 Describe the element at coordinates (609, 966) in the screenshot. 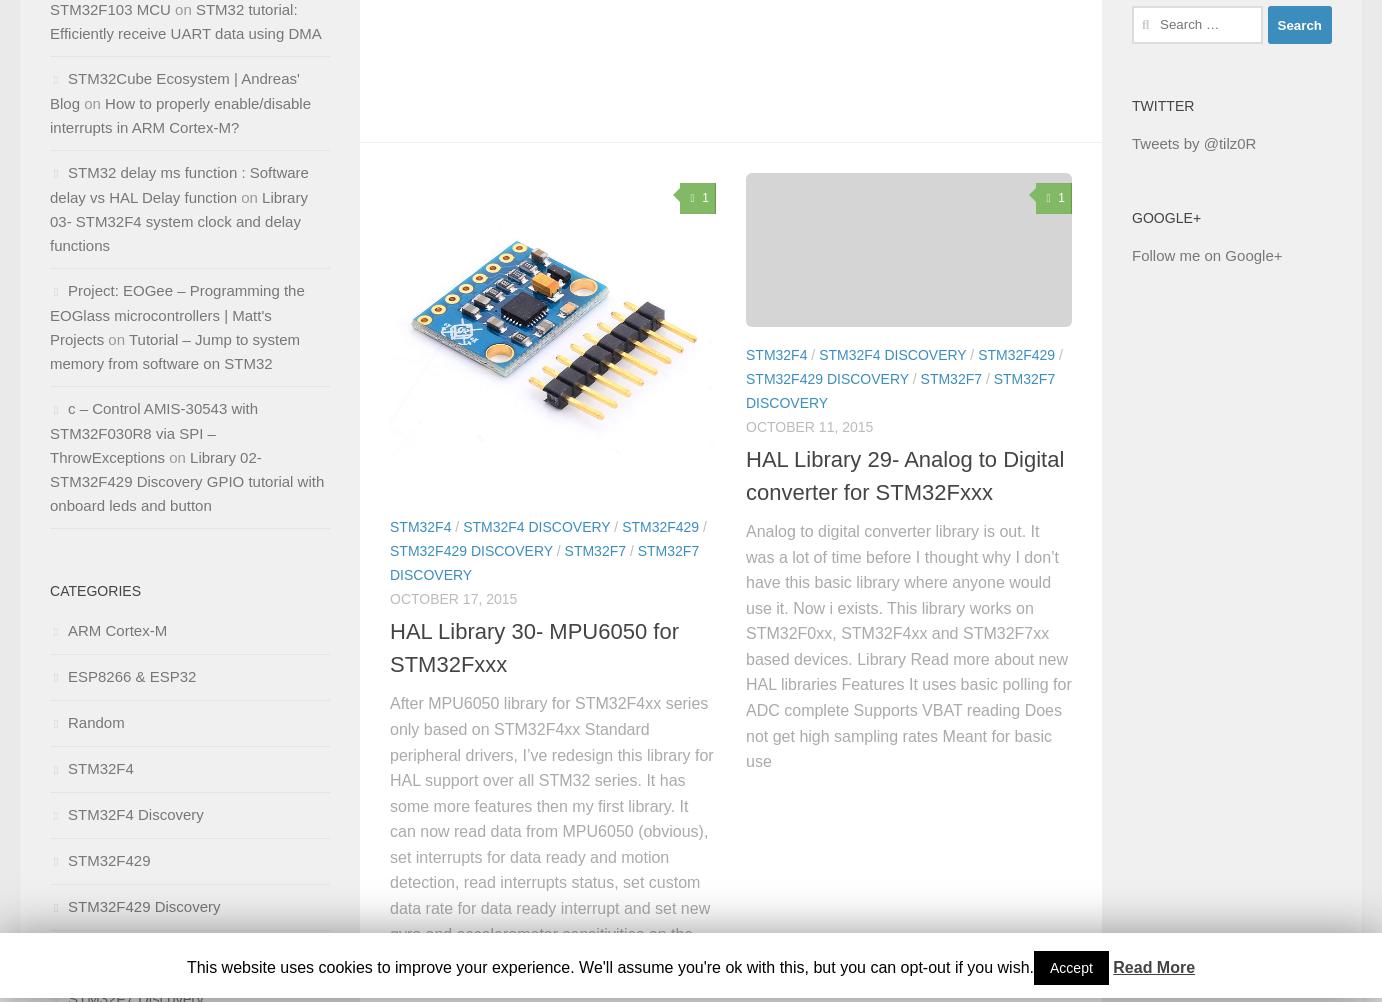

I see `'This website uses cookies to improve your experience. We'll assume you're ok with this, but you can opt-out if you wish.'` at that location.